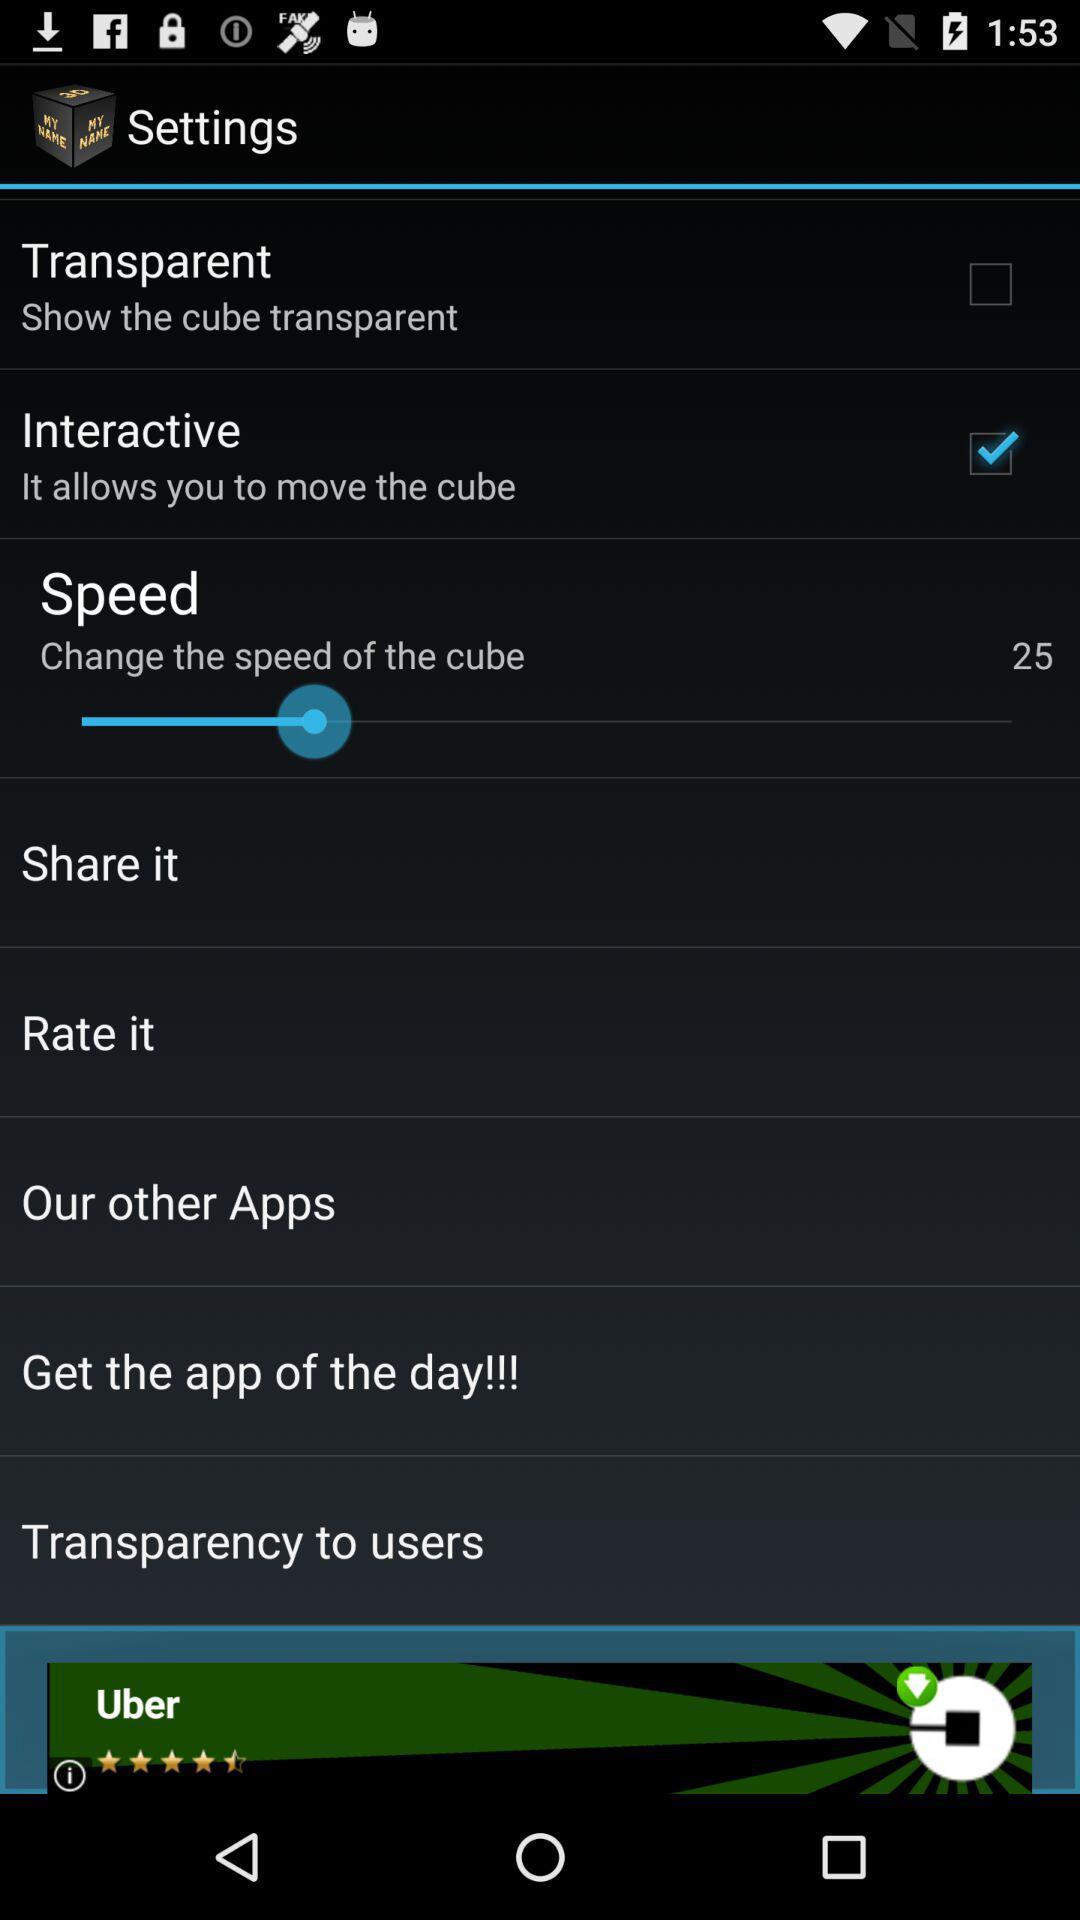  Describe the element at coordinates (538, 1727) in the screenshot. I see `the item below transparency to users icon` at that location.